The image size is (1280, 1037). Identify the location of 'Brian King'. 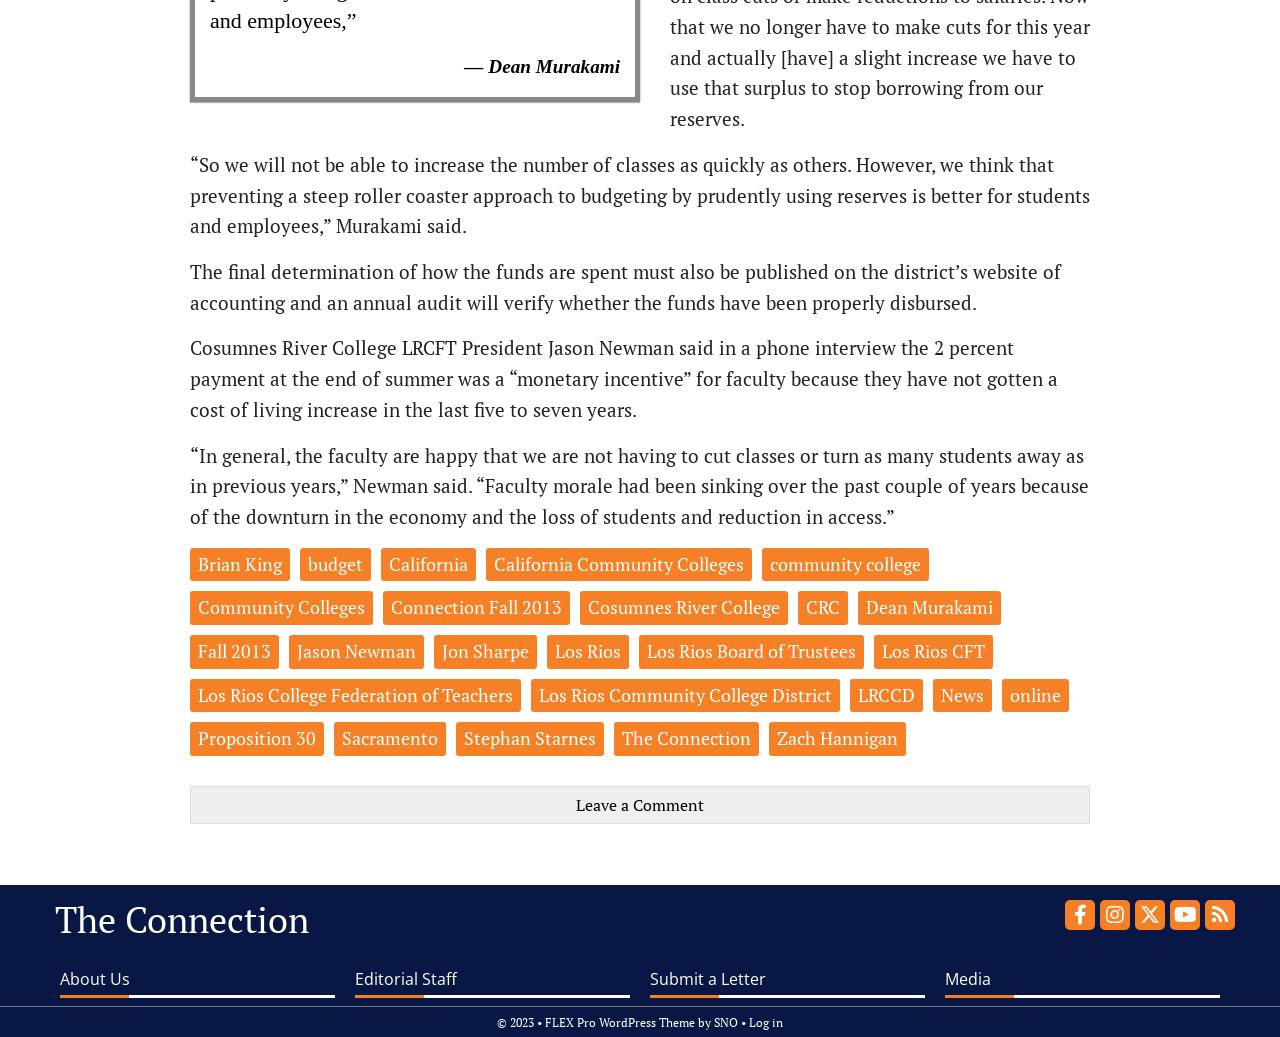
(240, 562).